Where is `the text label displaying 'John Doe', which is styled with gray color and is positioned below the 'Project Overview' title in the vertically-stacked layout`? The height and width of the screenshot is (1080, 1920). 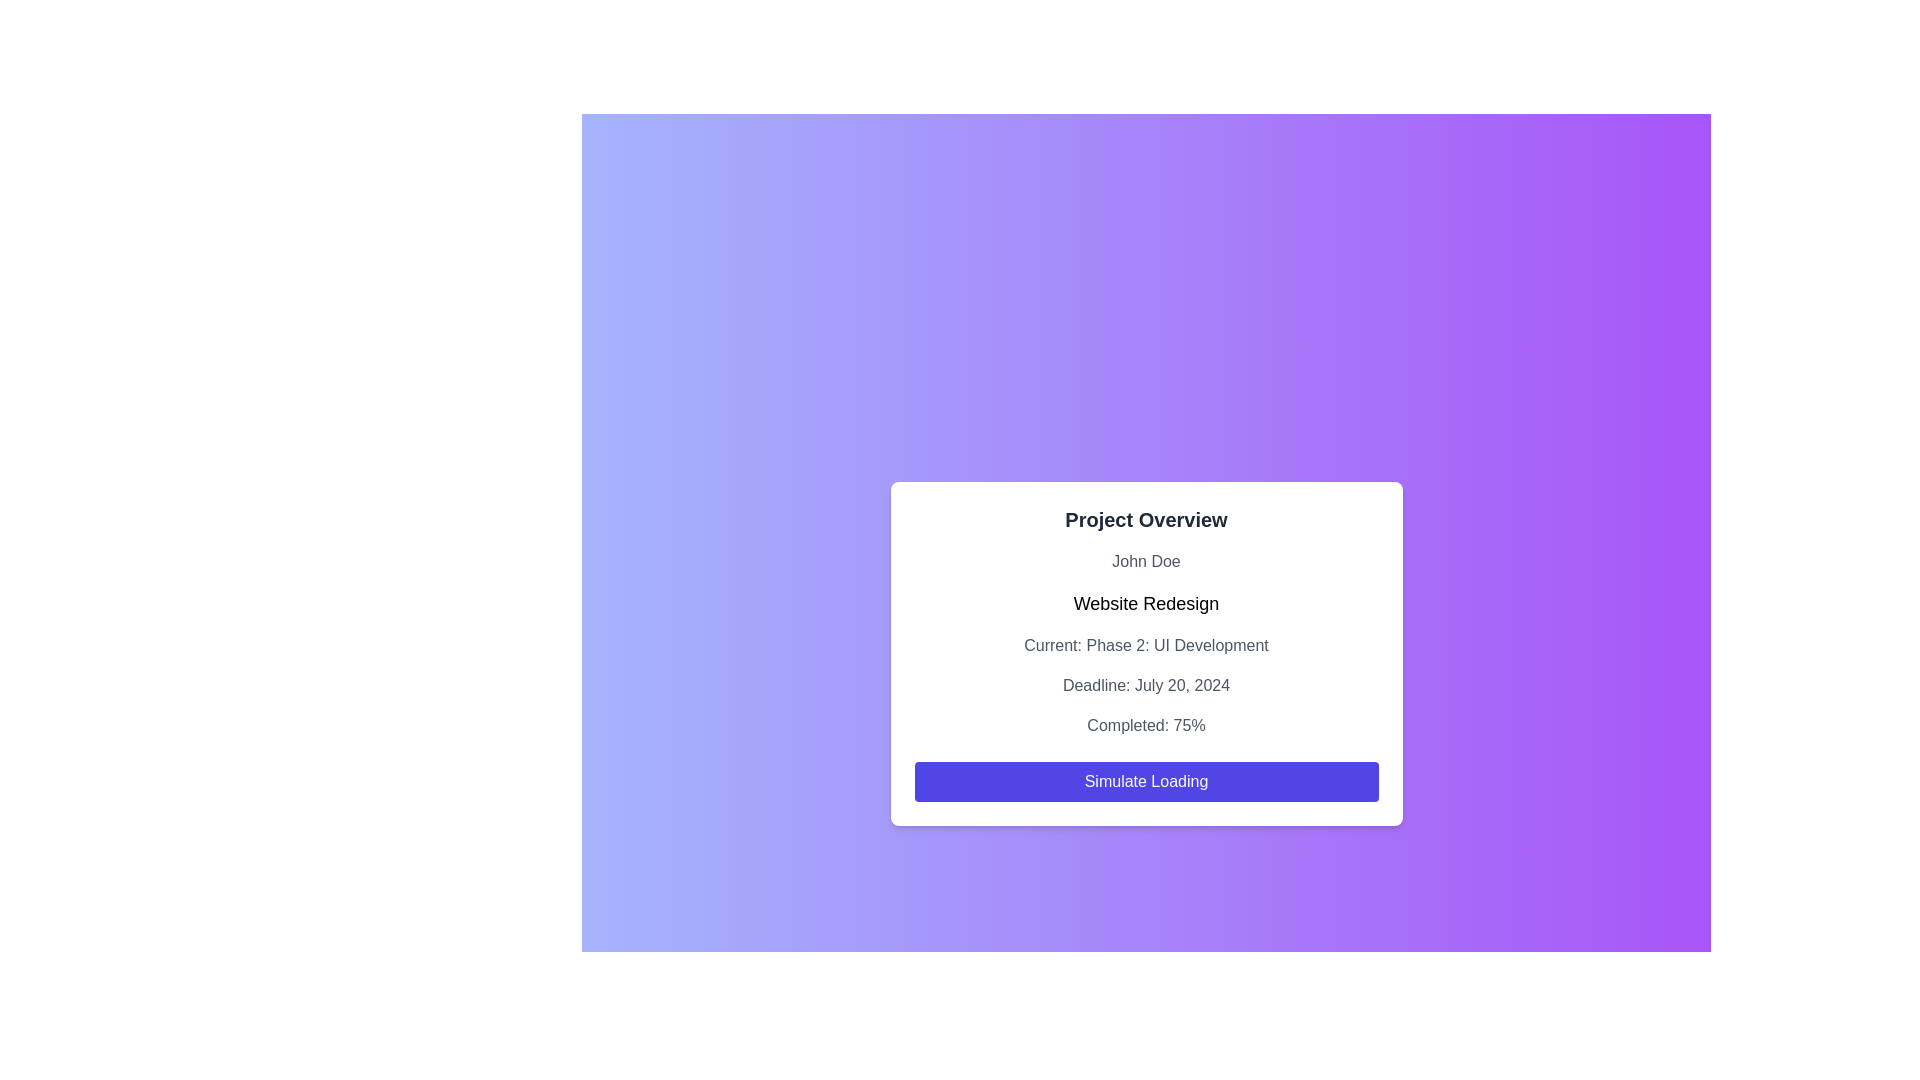
the text label displaying 'John Doe', which is styled with gray color and is positioned below the 'Project Overview' title in the vertically-stacked layout is located at coordinates (1146, 562).